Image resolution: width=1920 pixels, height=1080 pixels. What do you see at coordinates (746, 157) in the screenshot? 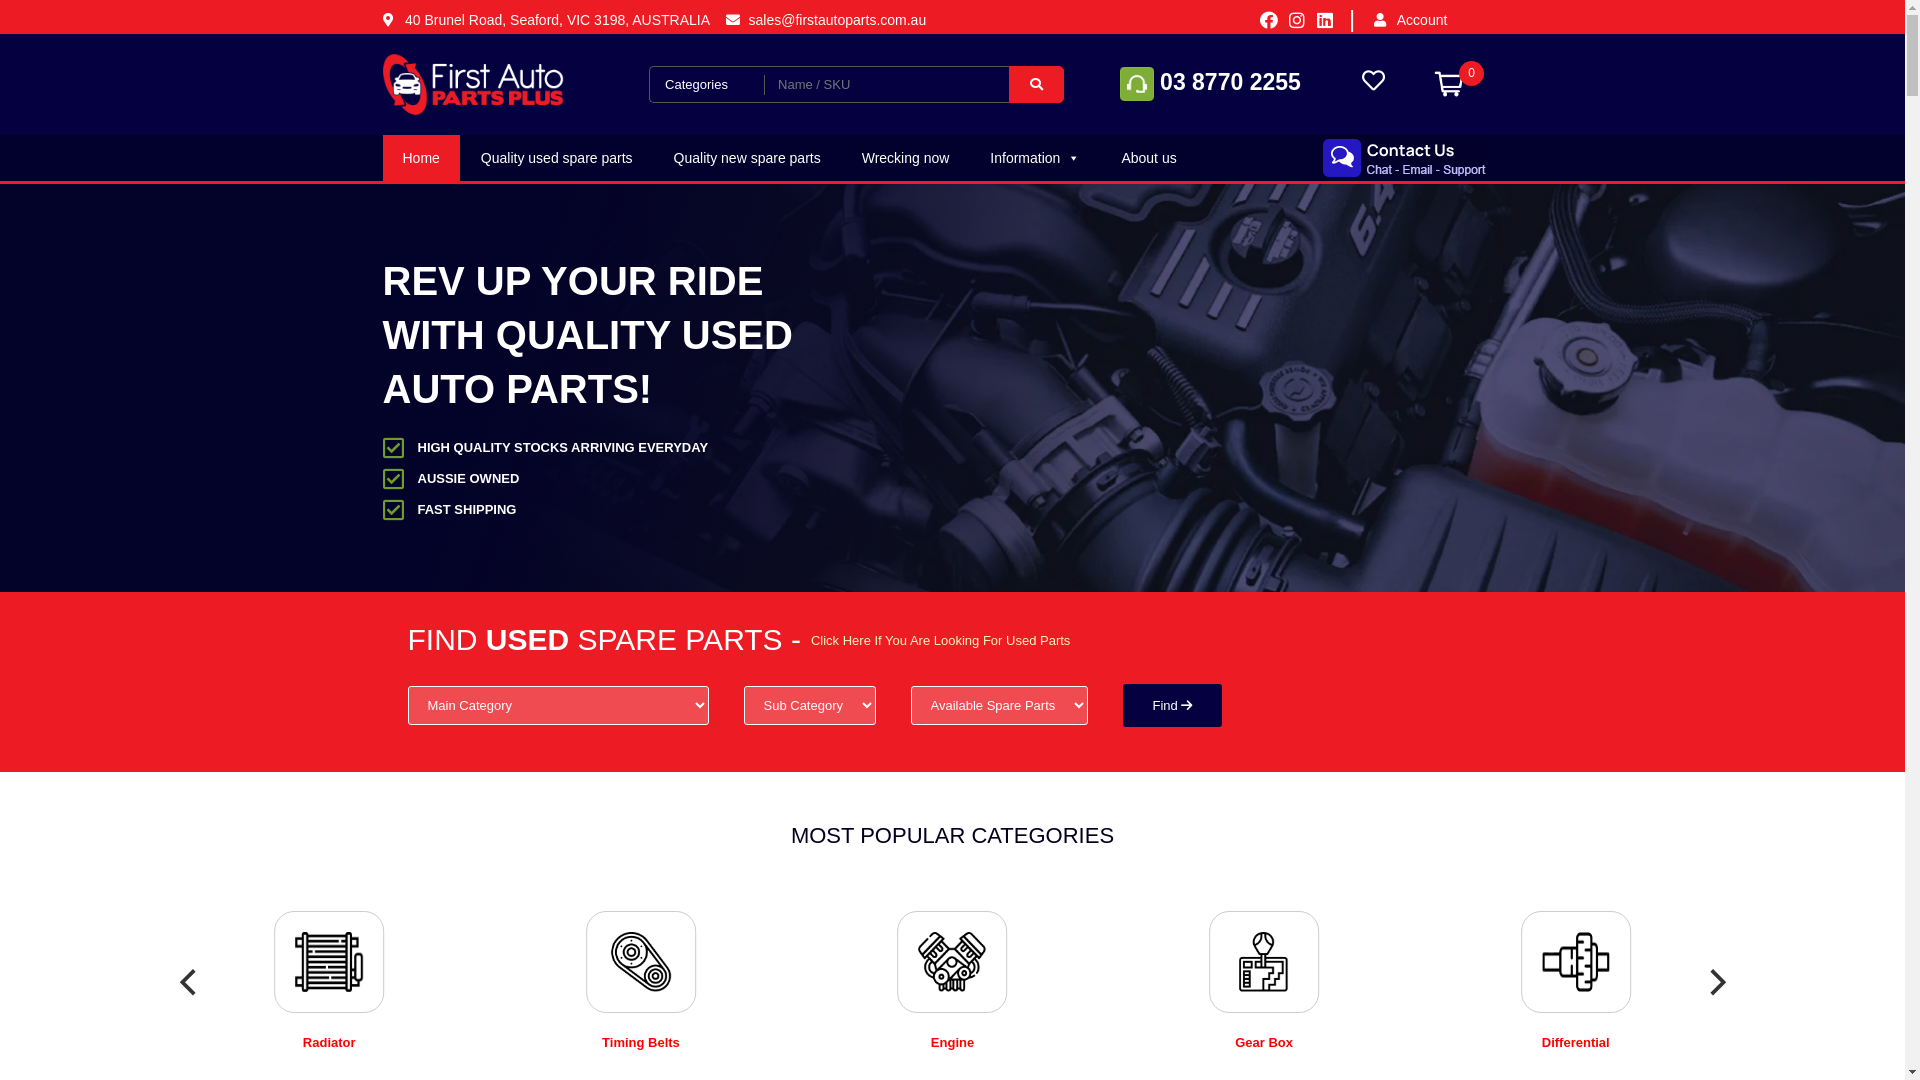
I see `'Quality new spare parts'` at bounding box center [746, 157].